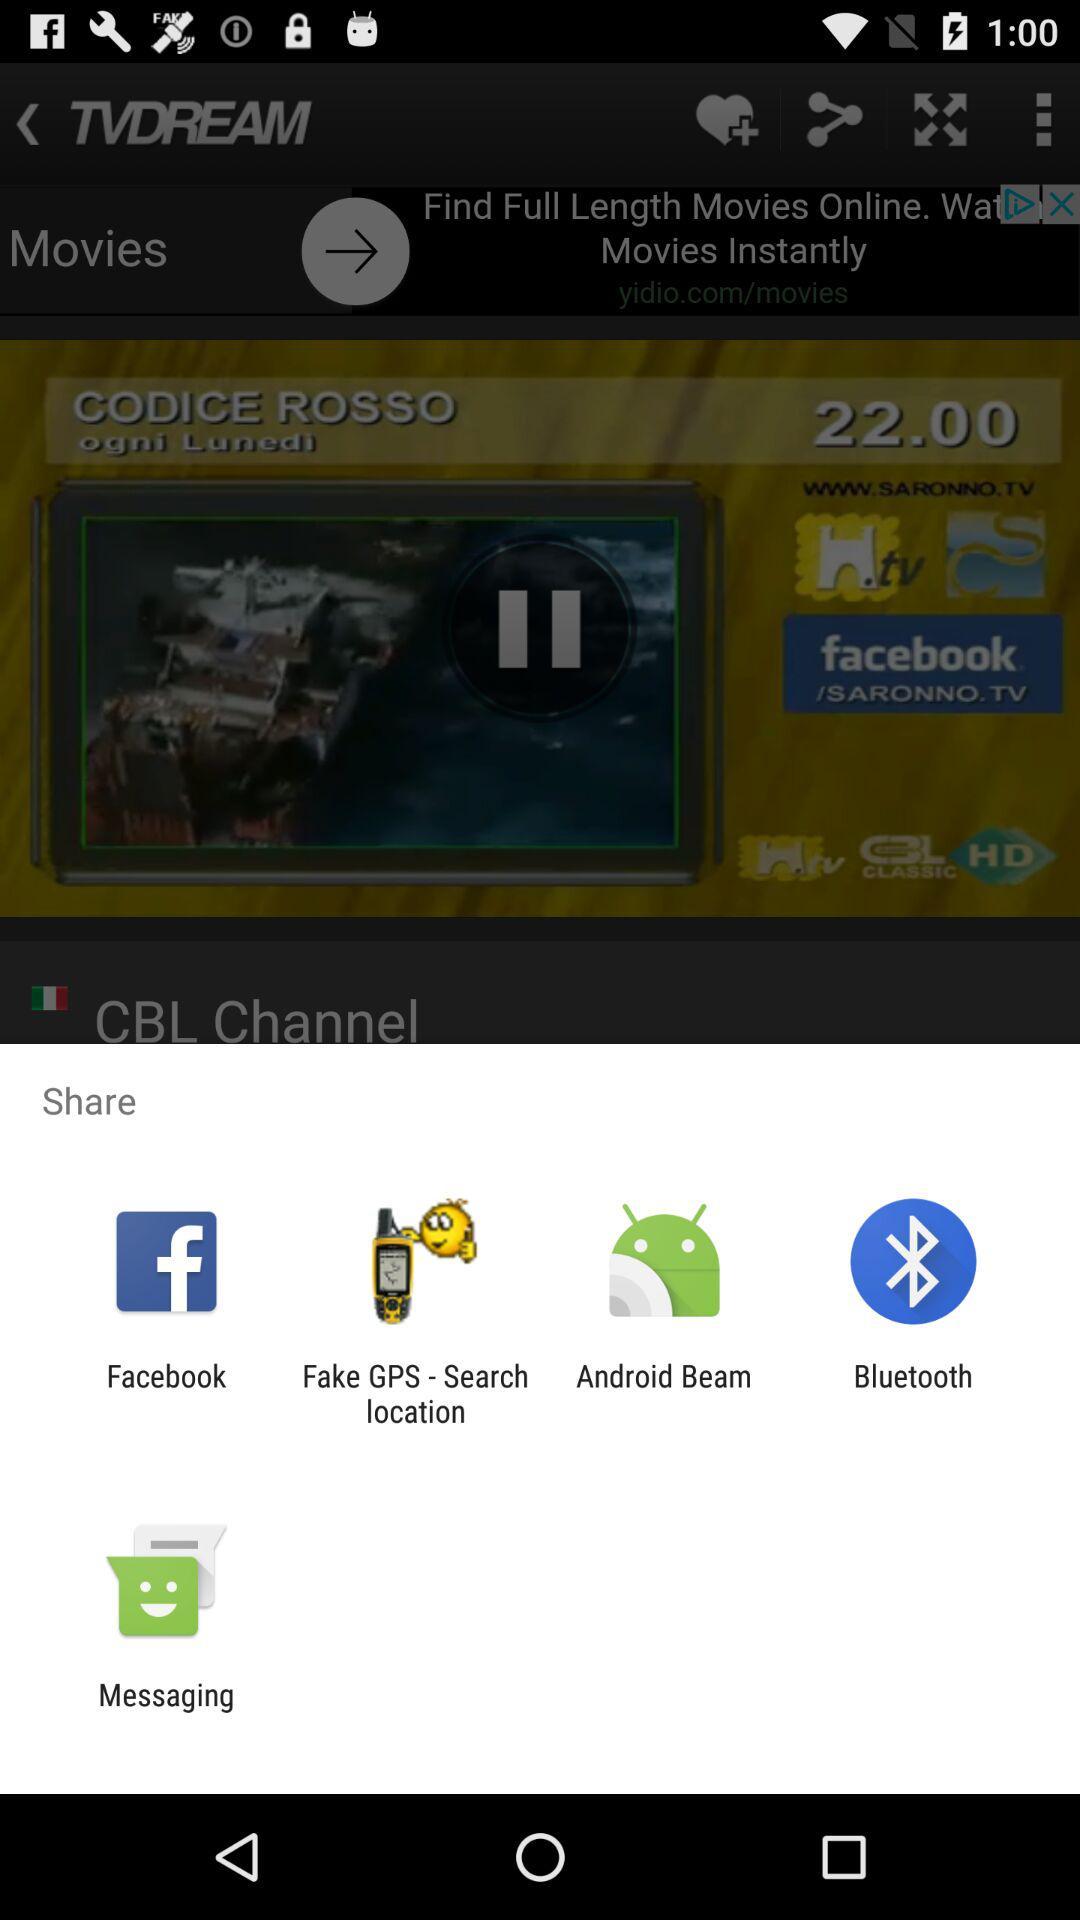  What do you see at coordinates (414, 1392) in the screenshot?
I see `fake gps search` at bounding box center [414, 1392].